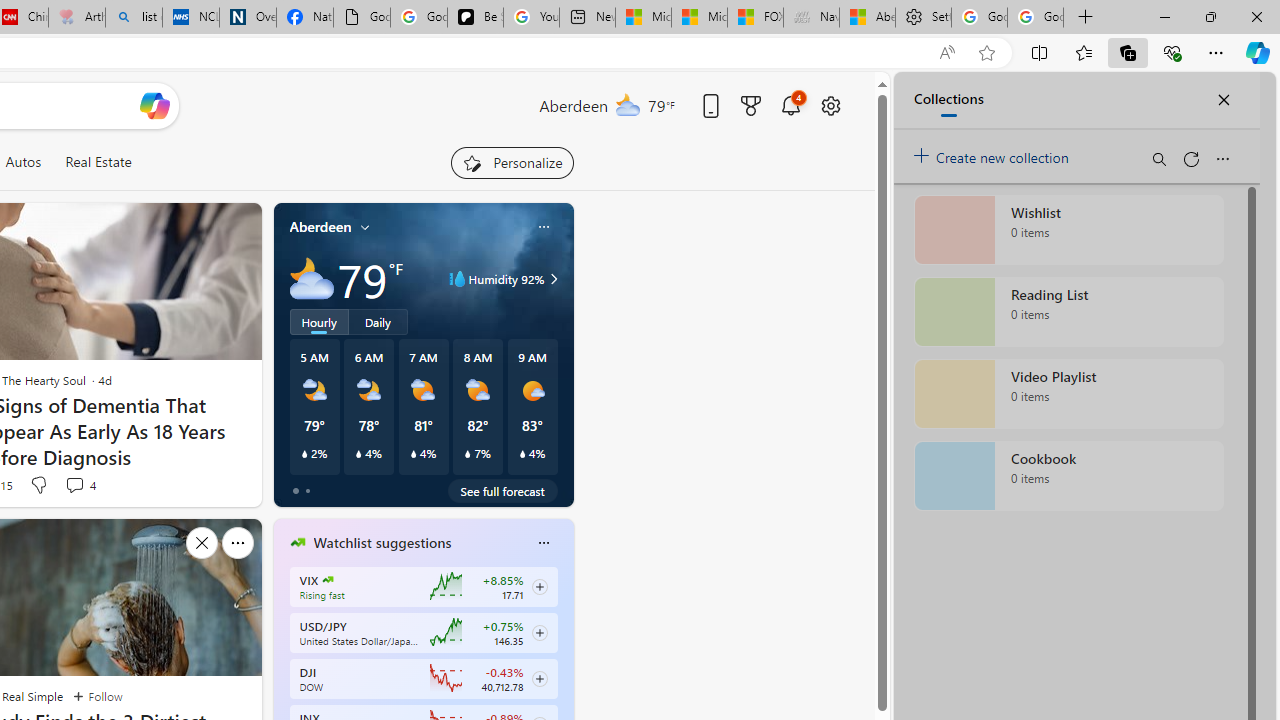 This screenshot has width=1280, height=720. What do you see at coordinates (362, 17) in the screenshot?
I see `'Google Analytics Opt-out Browser Add-on Download Page'` at bounding box center [362, 17].